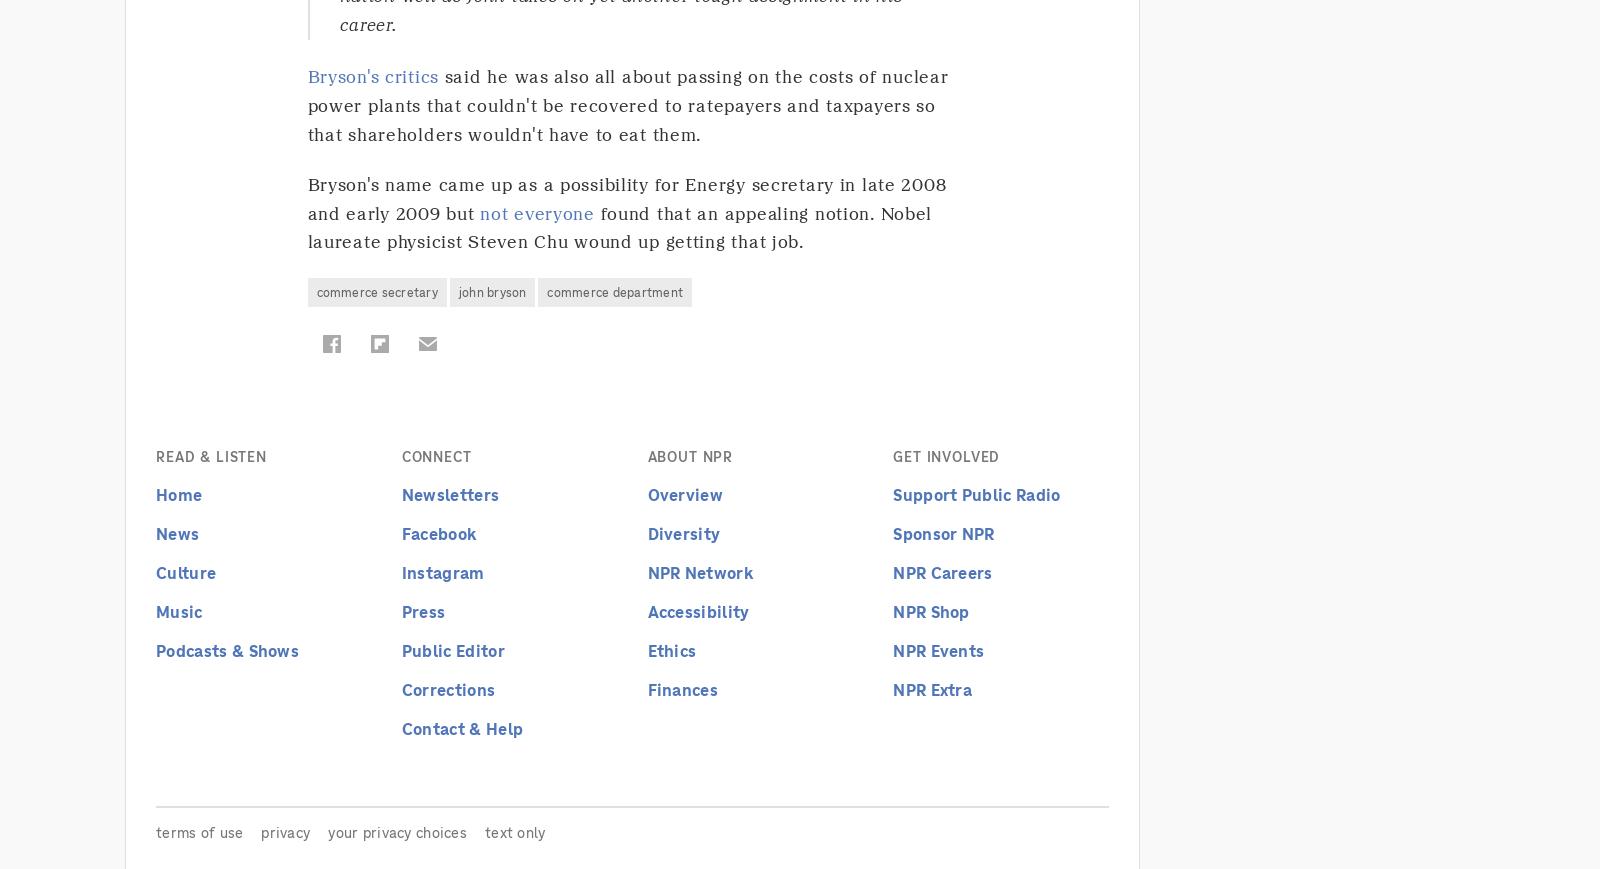 This screenshot has height=869, width=1600. What do you see at coordinates (438, 532) in the screenshot?
I see `'Facebook'` at bounding box center [438, 532].